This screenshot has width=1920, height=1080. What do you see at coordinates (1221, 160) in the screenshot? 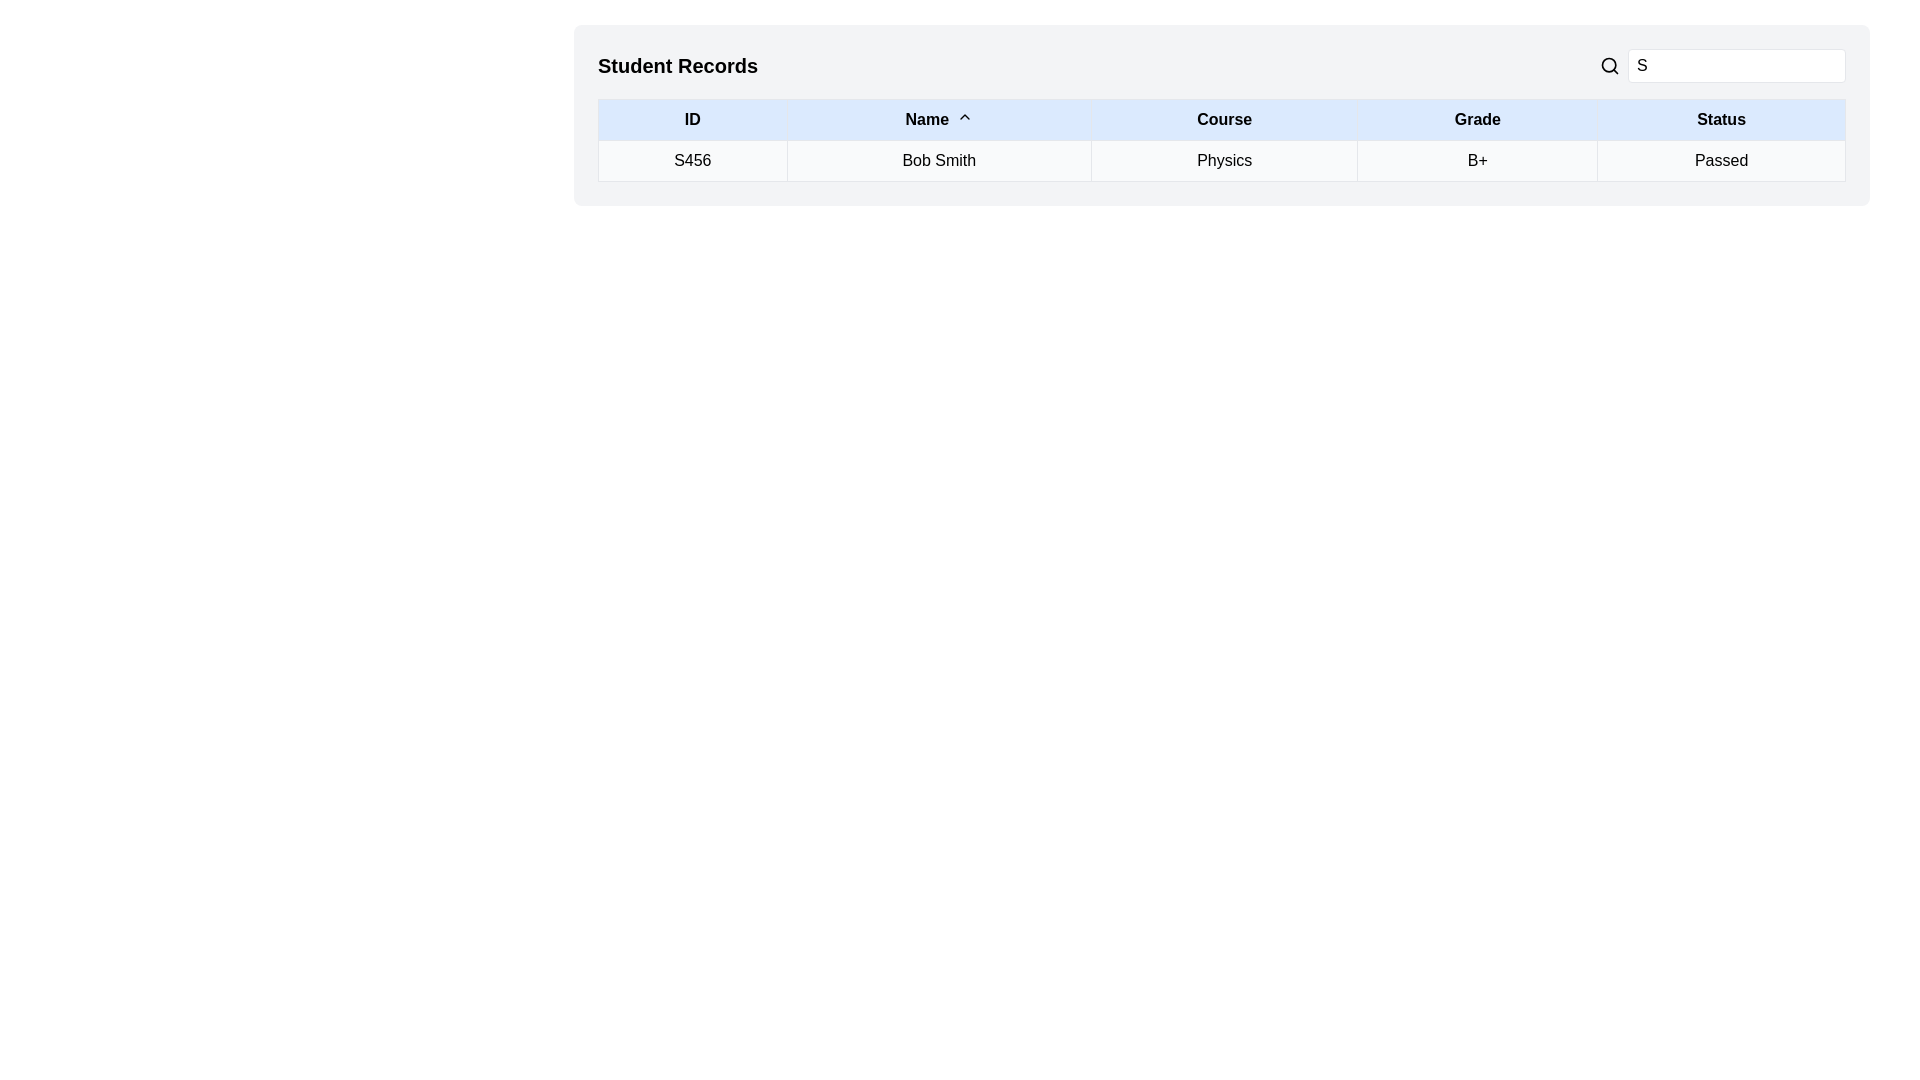
I see `the first row of the student details table, which includes 'ID: S456', 'Name: Bob Smith', 'Course: Physics', 'Grade: B+', 'Status: Passed'` at bounding box center [1221, 160].